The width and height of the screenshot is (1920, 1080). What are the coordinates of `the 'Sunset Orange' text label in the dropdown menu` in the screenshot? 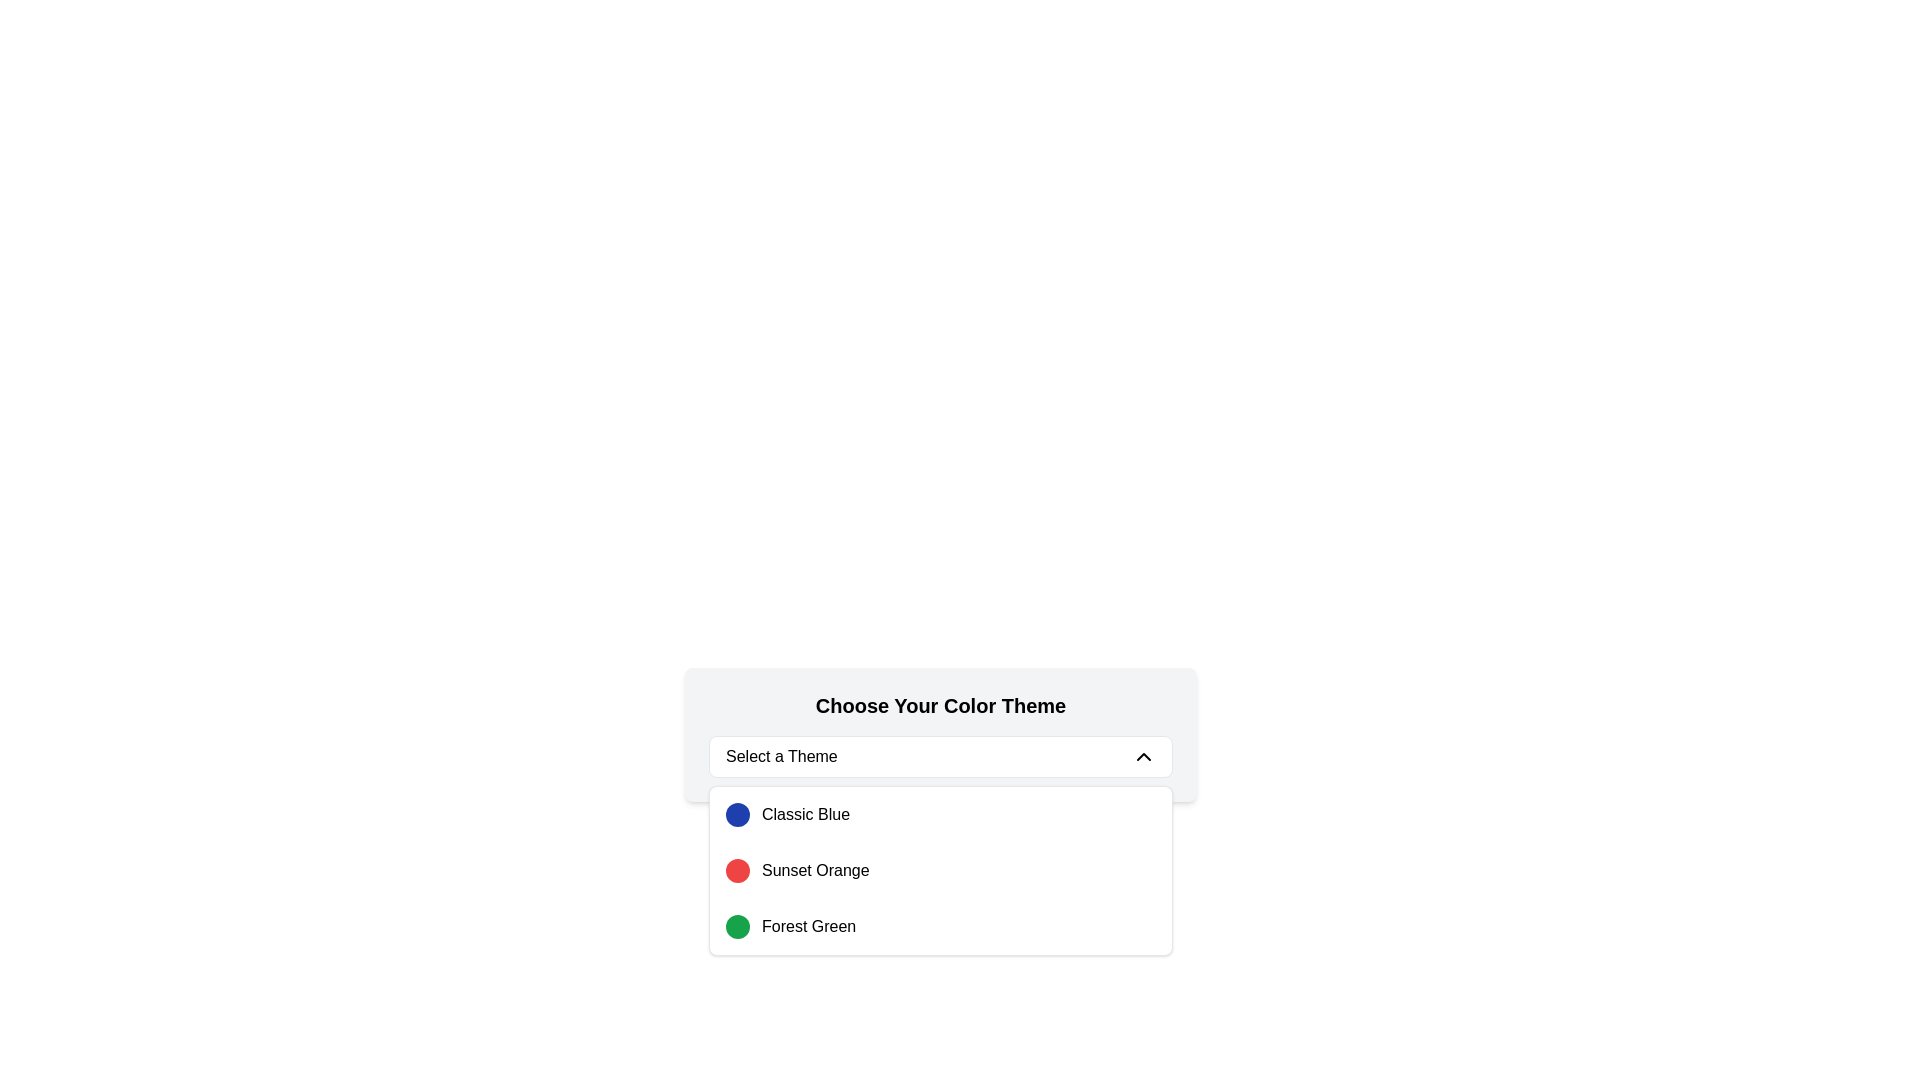 It's located at (796, 870).